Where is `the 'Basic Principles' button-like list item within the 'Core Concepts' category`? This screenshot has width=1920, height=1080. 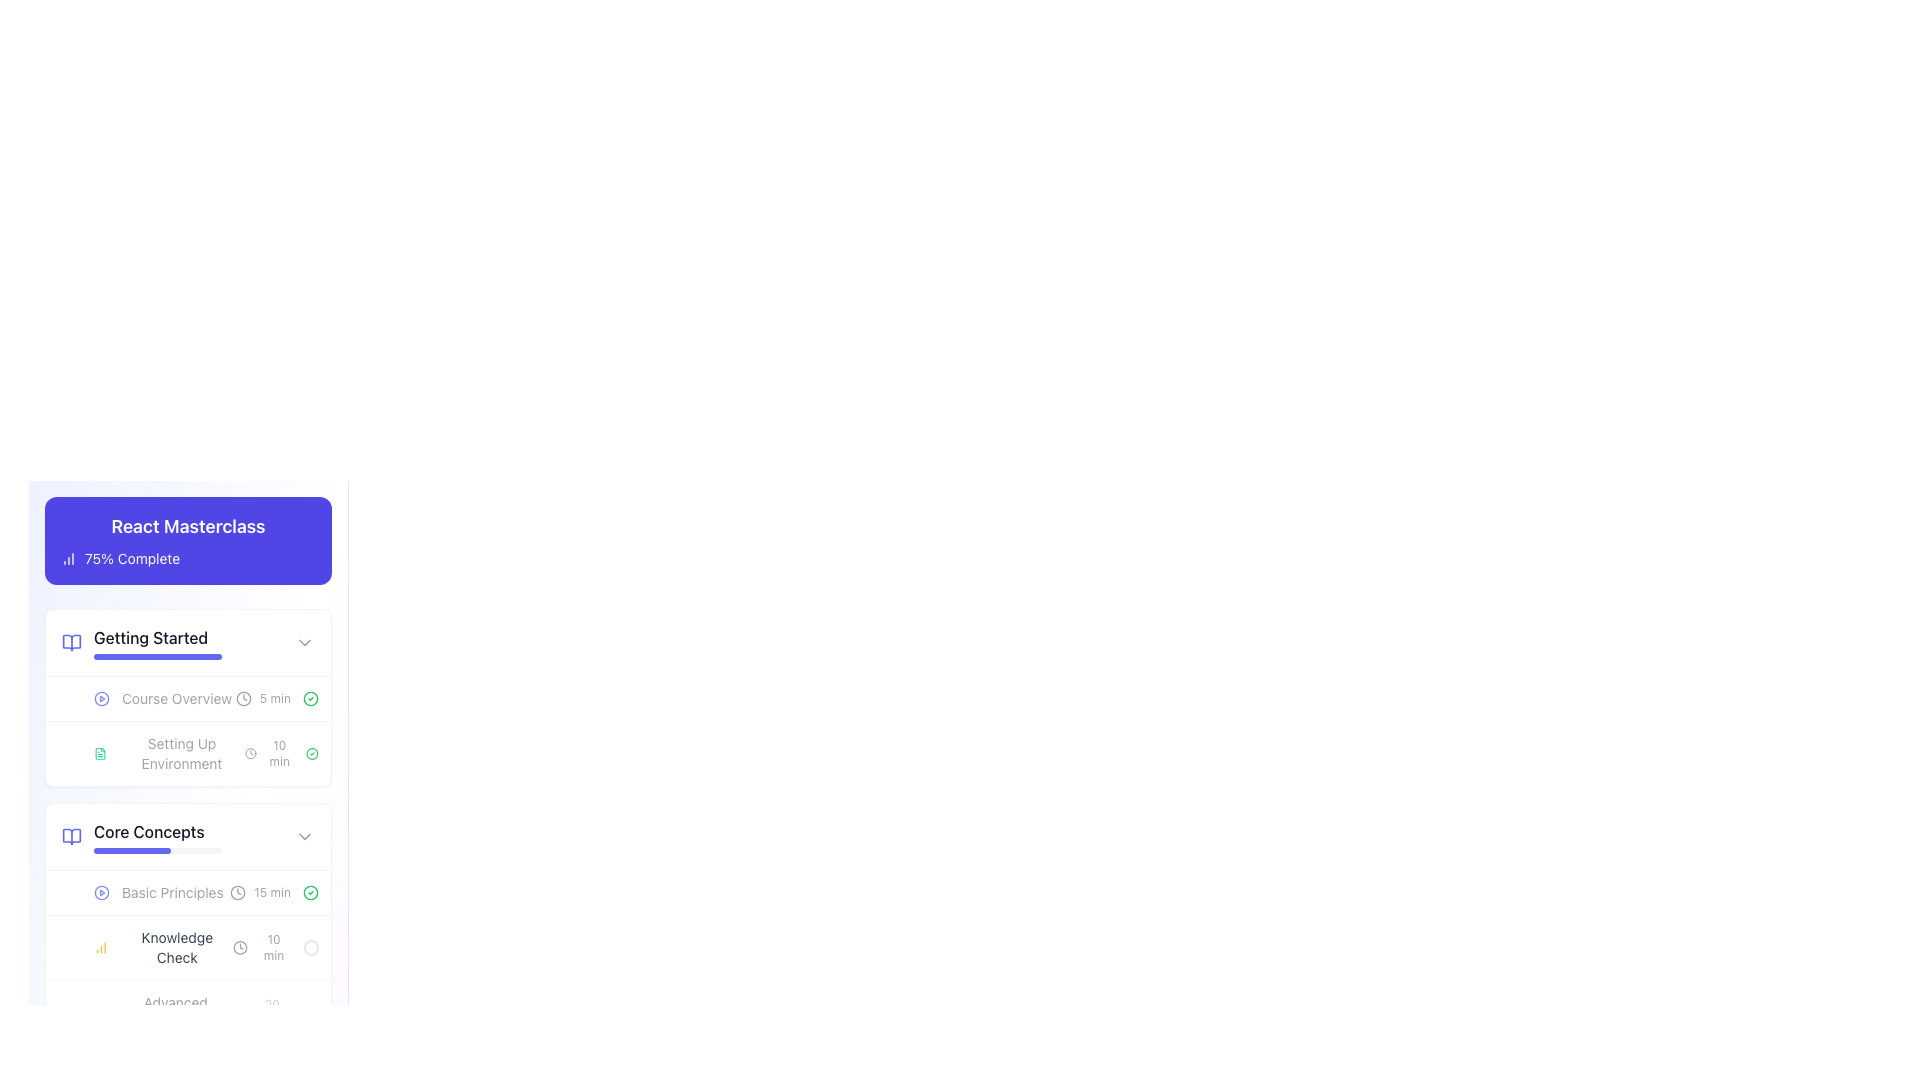
the 'Basic Principles' button-like list item within the 'Core Concepts' category is located at coordinates (157, 892).